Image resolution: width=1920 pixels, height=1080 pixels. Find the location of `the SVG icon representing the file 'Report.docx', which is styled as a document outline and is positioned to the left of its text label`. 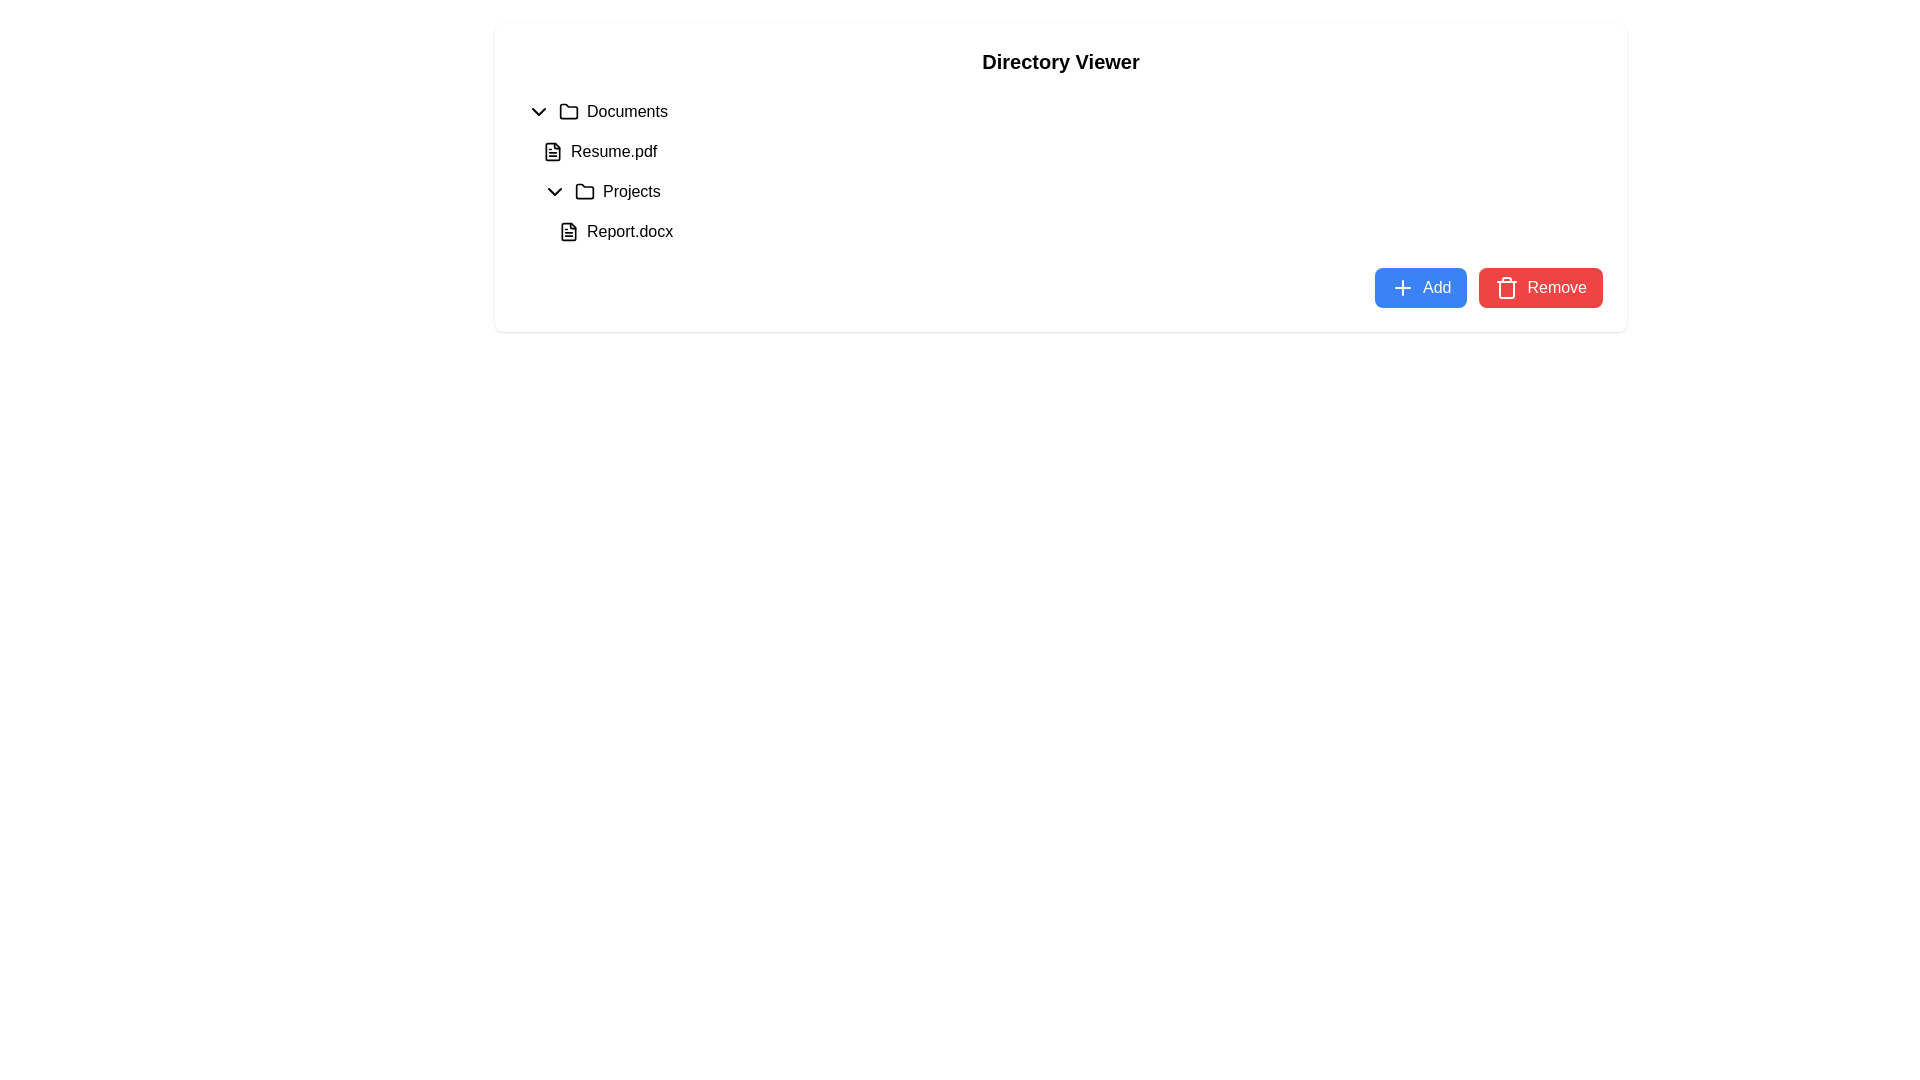

the SVG icon representing the file 'Report.docx', which is styled as a document outline and is positioned to the left of its text label is located at coordinates (568, 230).